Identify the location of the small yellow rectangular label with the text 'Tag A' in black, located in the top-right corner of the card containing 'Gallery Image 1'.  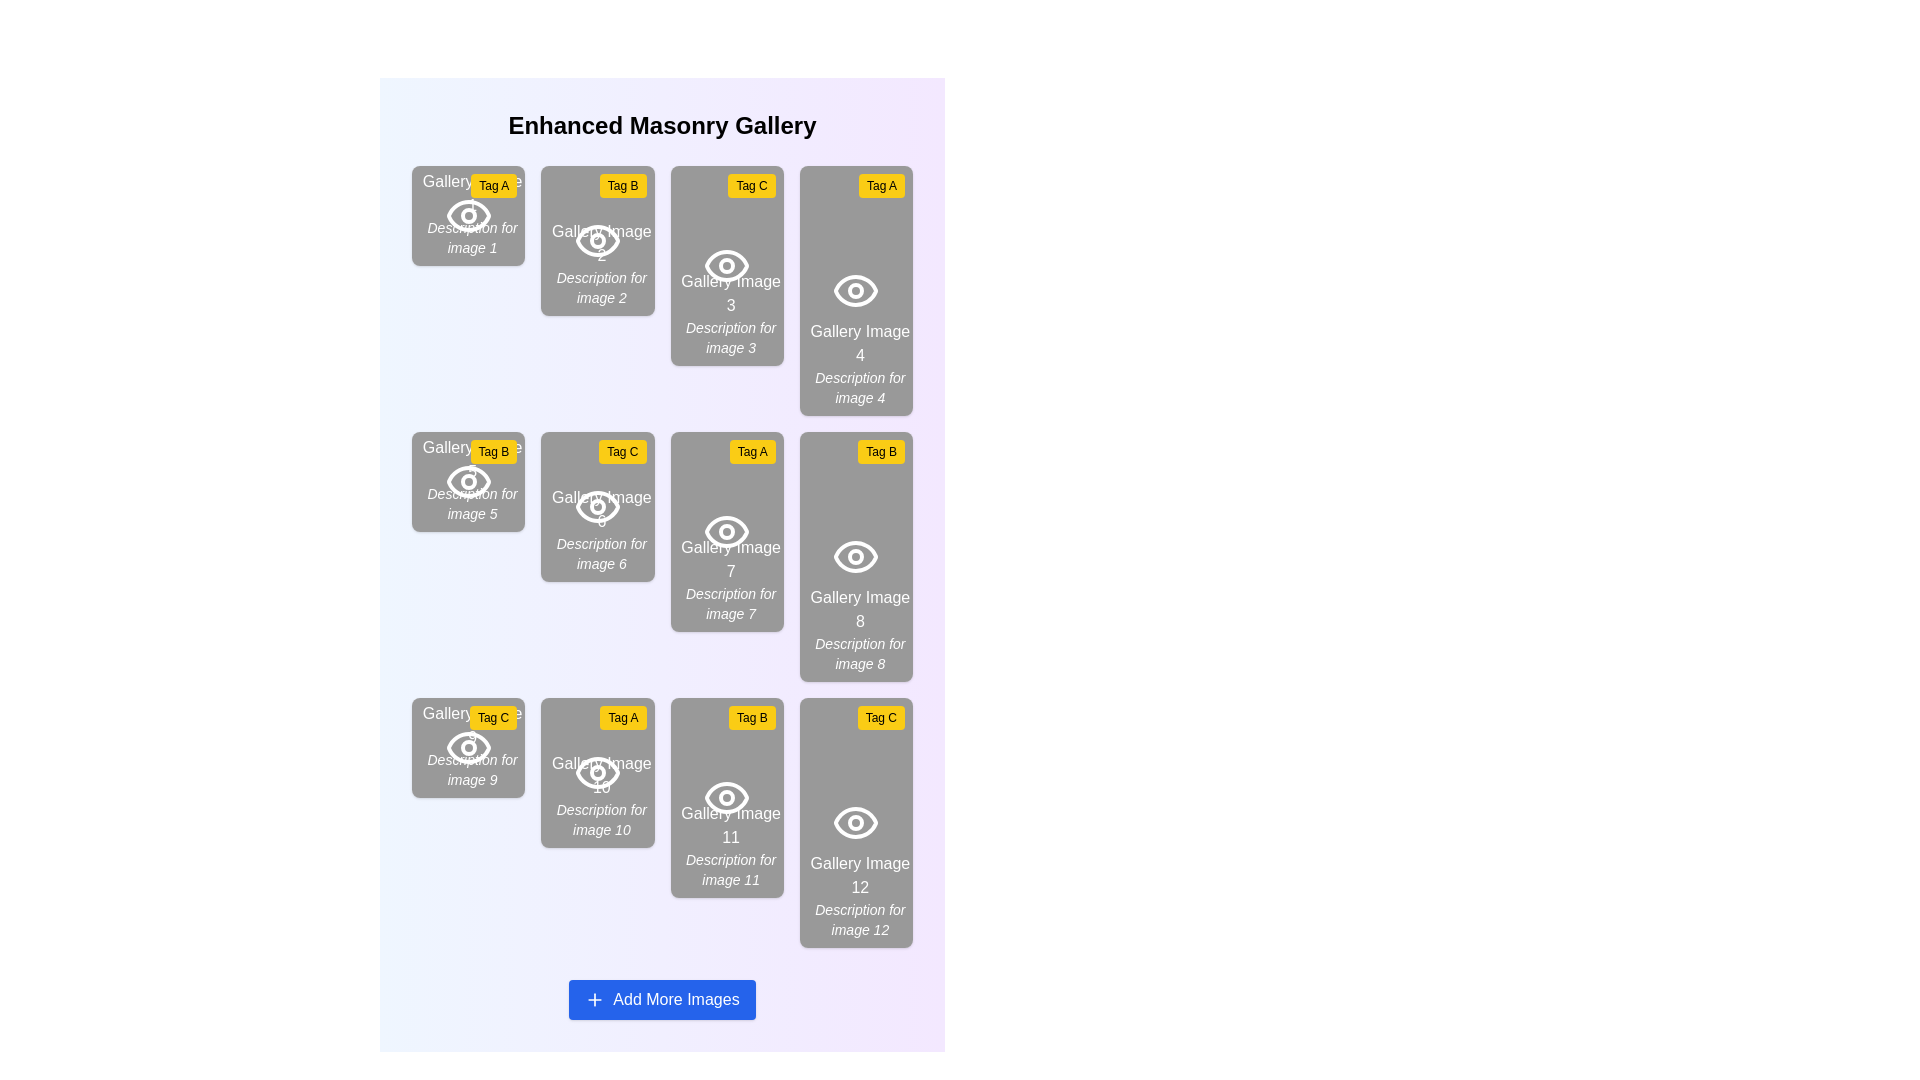
(494, 185).